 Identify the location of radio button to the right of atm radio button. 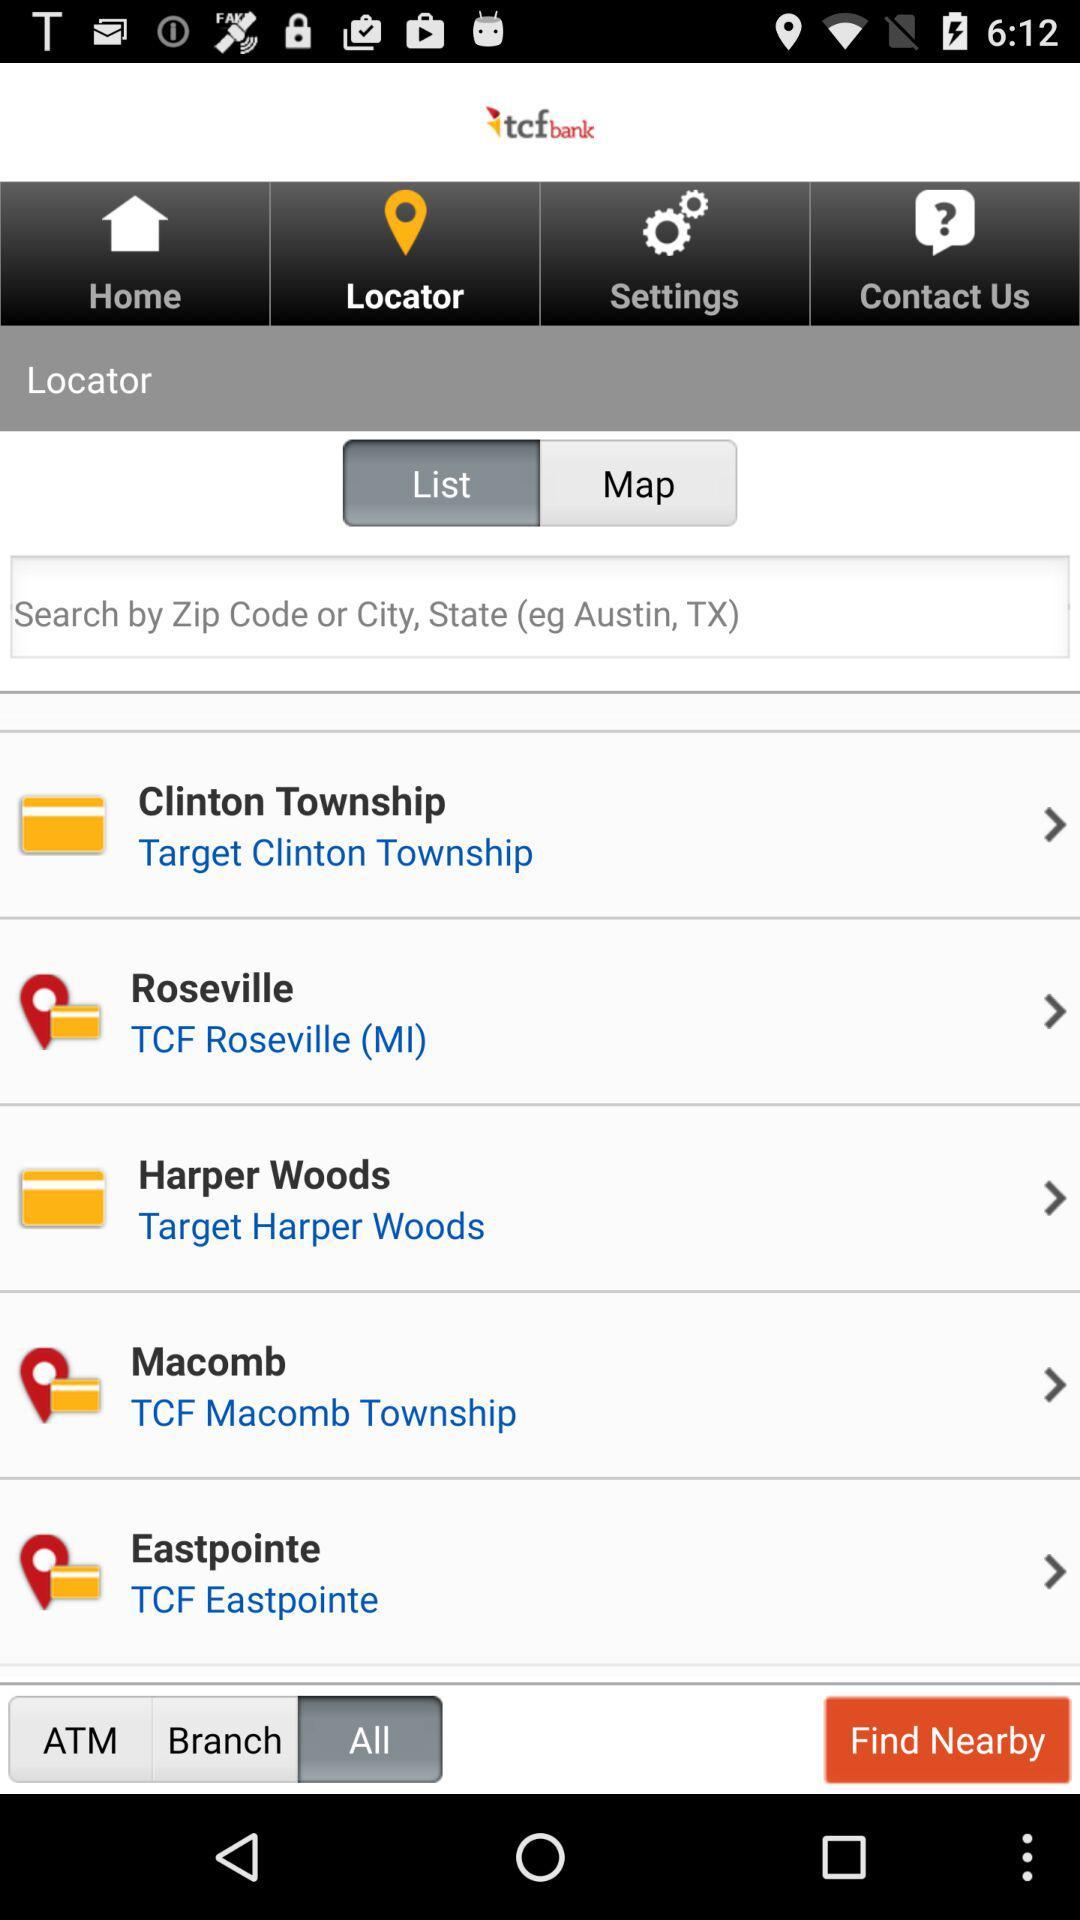
(225, 1738).